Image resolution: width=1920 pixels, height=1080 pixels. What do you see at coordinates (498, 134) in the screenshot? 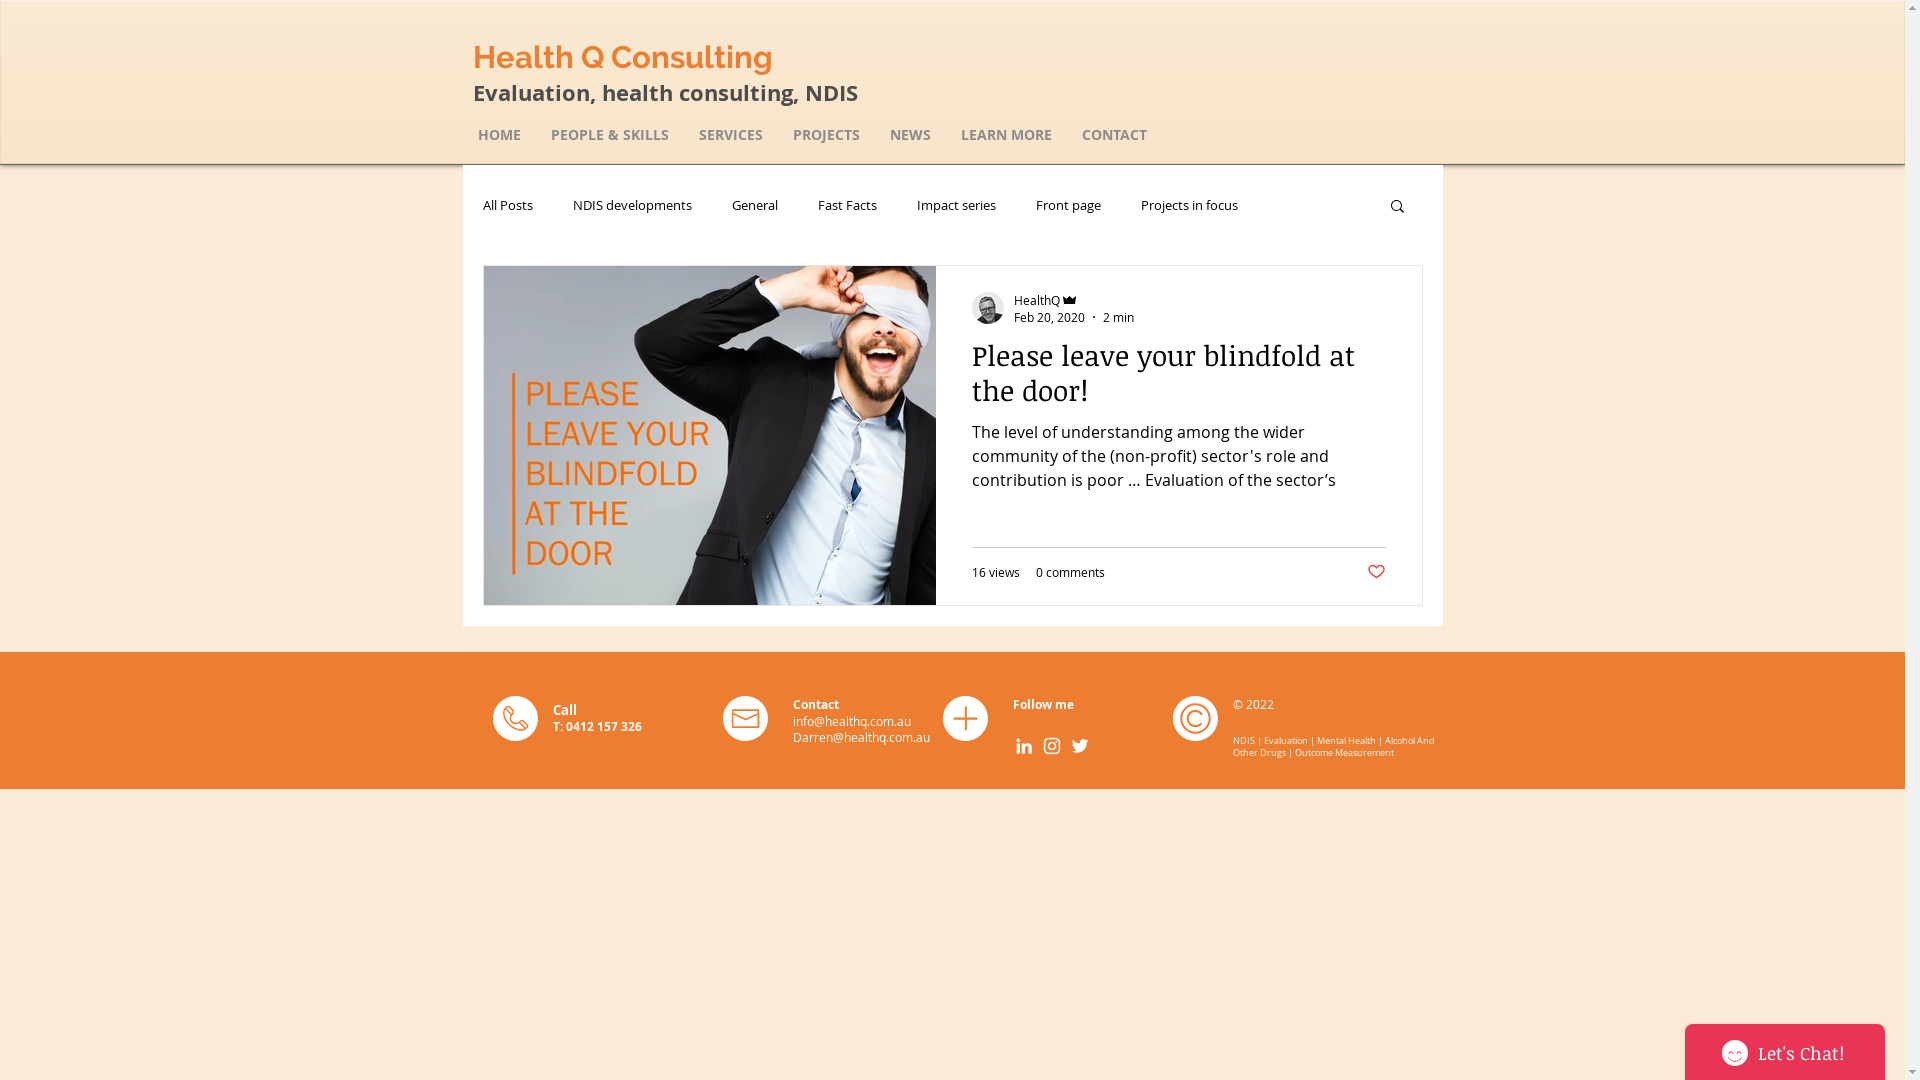
I see `'HOME'` at bounding box center [498, 134].